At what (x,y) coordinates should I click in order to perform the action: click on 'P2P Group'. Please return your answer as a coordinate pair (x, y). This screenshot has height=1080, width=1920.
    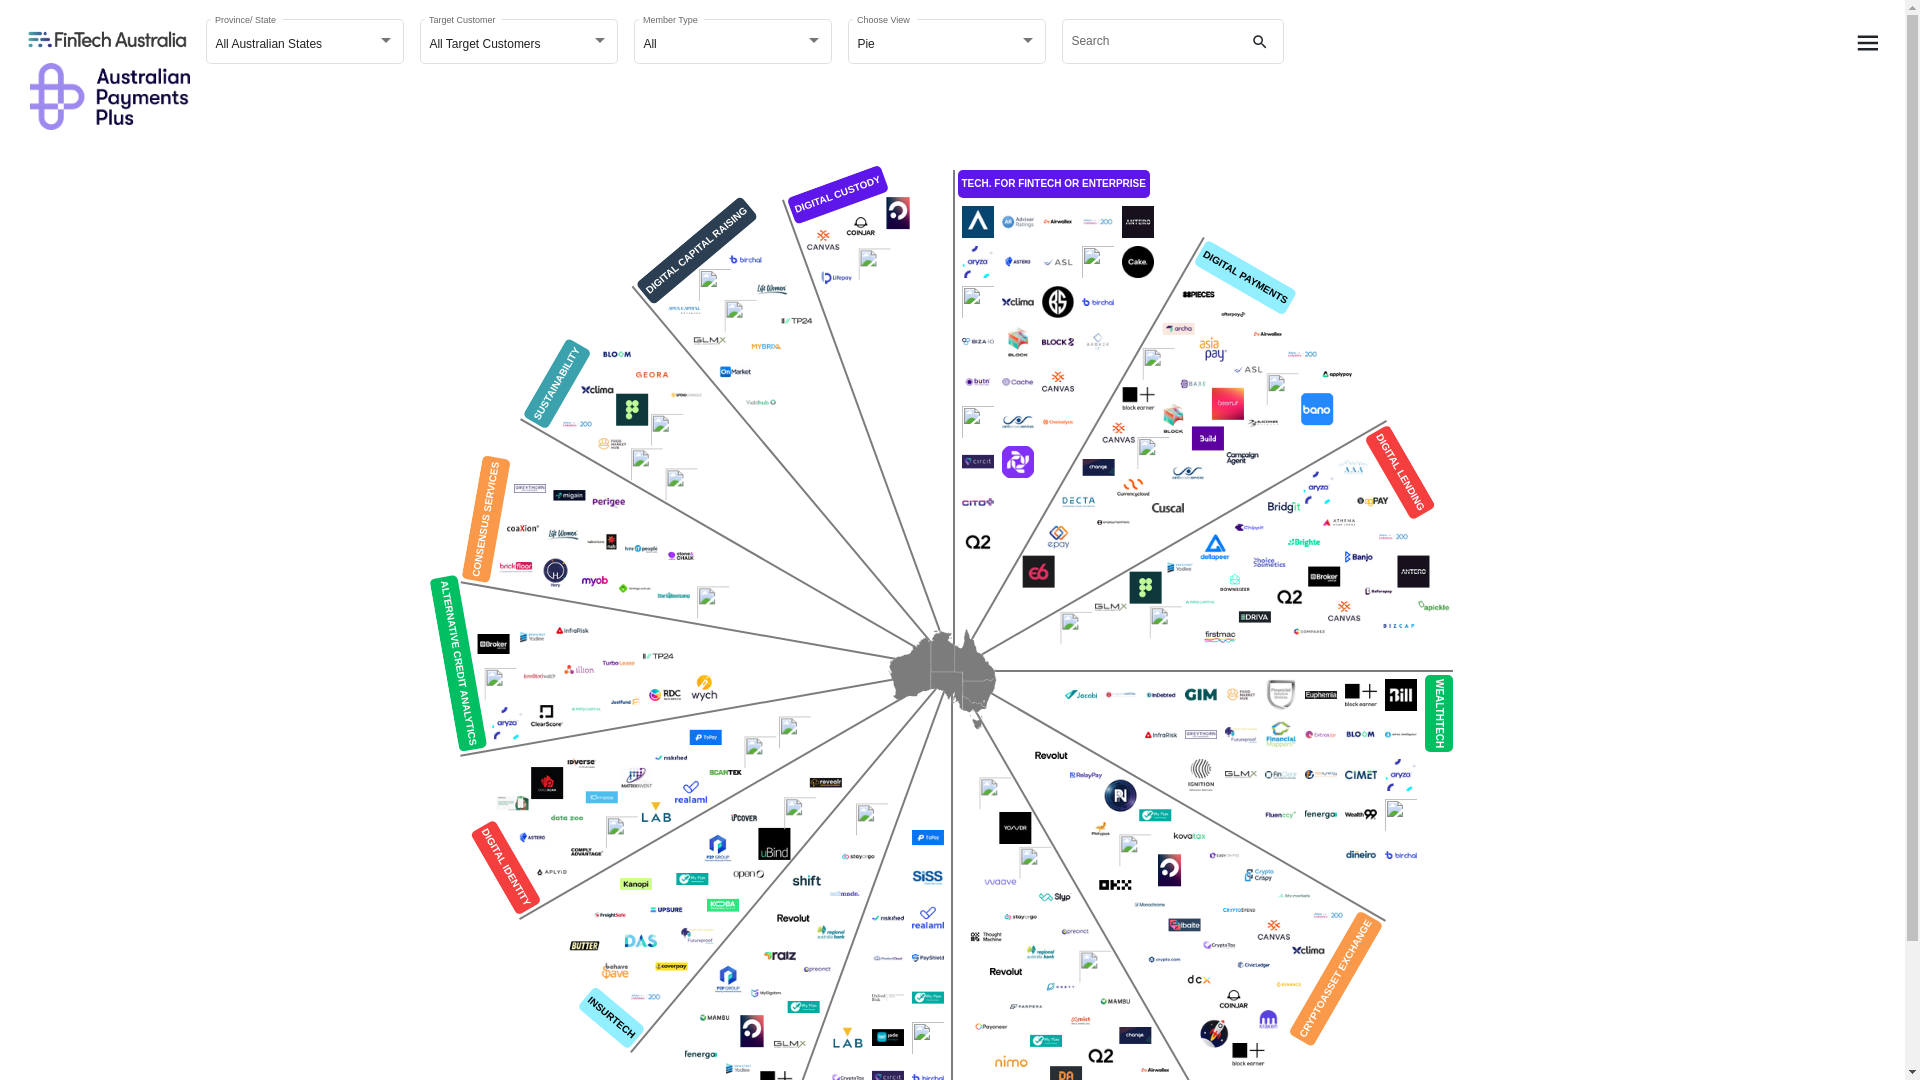
    Looking at the image, I should click on (697, 848).